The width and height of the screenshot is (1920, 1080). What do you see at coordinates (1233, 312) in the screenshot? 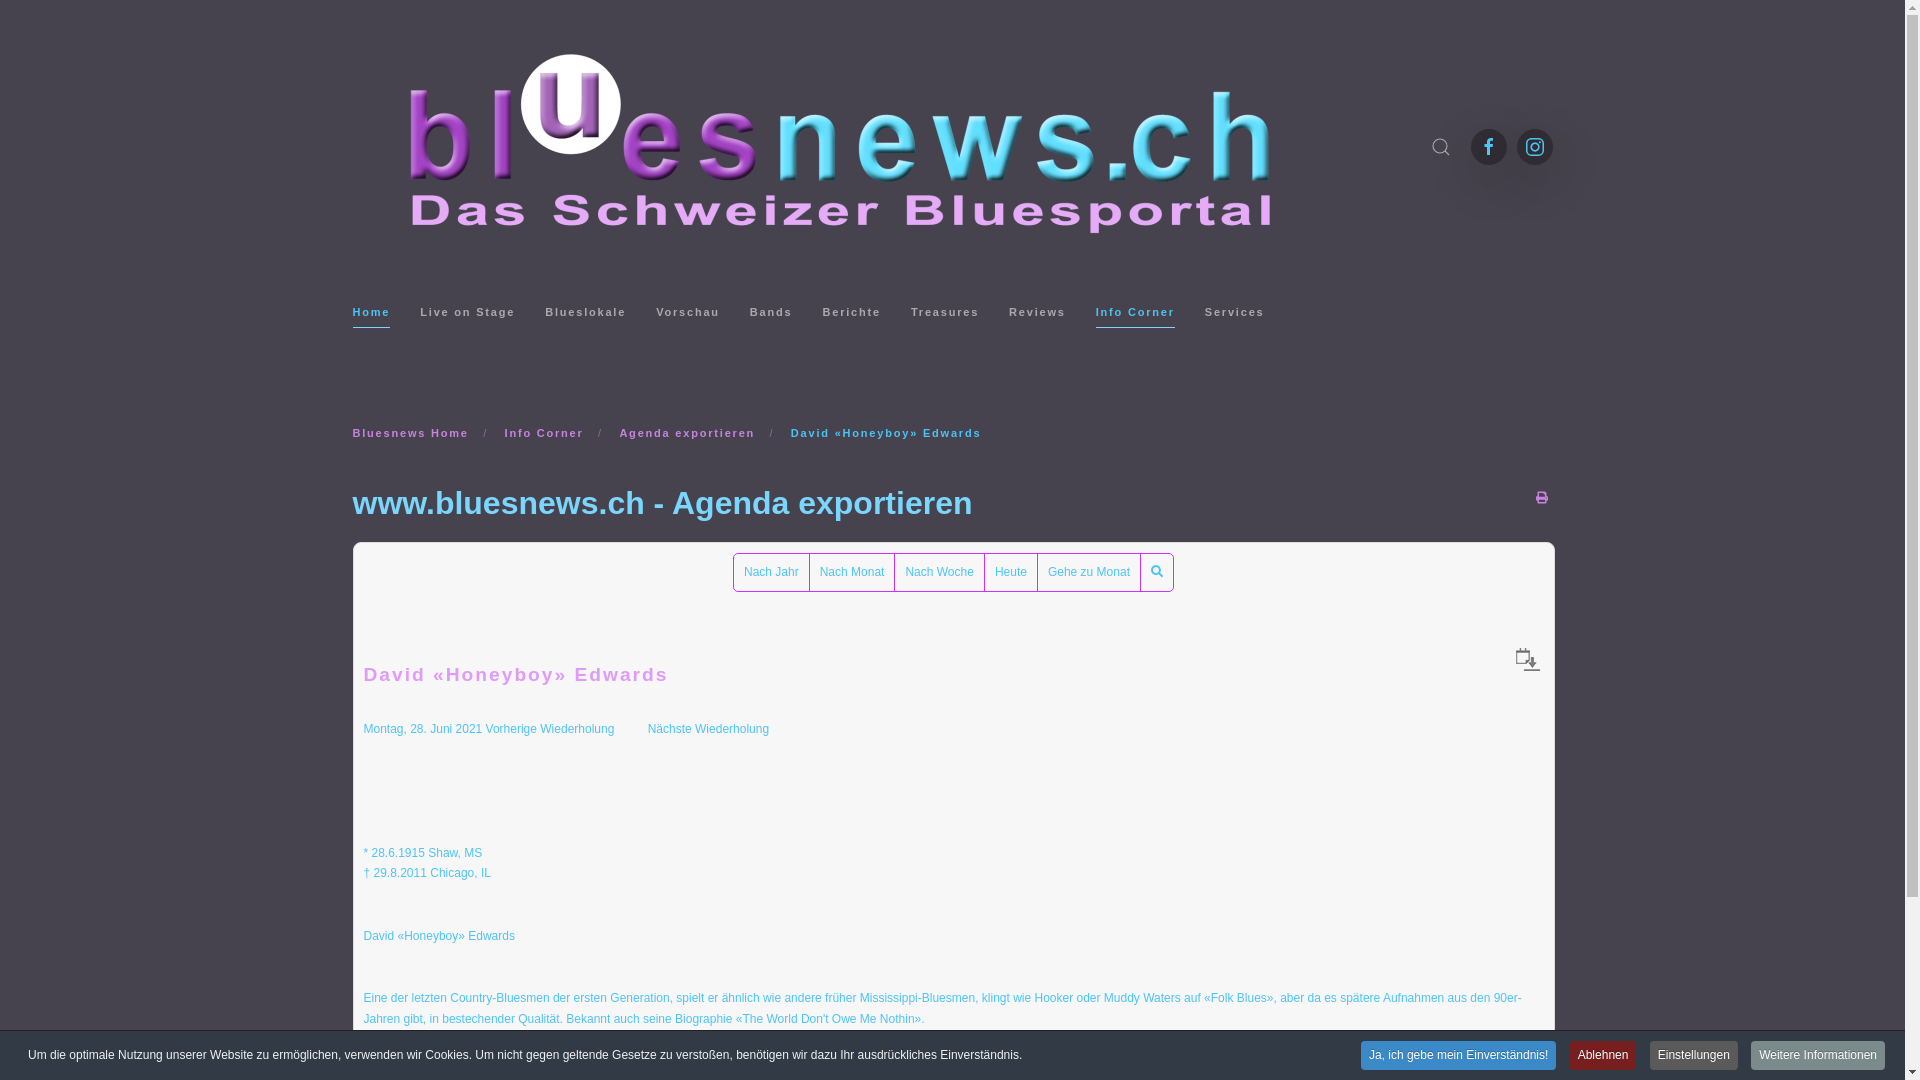
I see `'Services'` at bounding box center [1233, 312].